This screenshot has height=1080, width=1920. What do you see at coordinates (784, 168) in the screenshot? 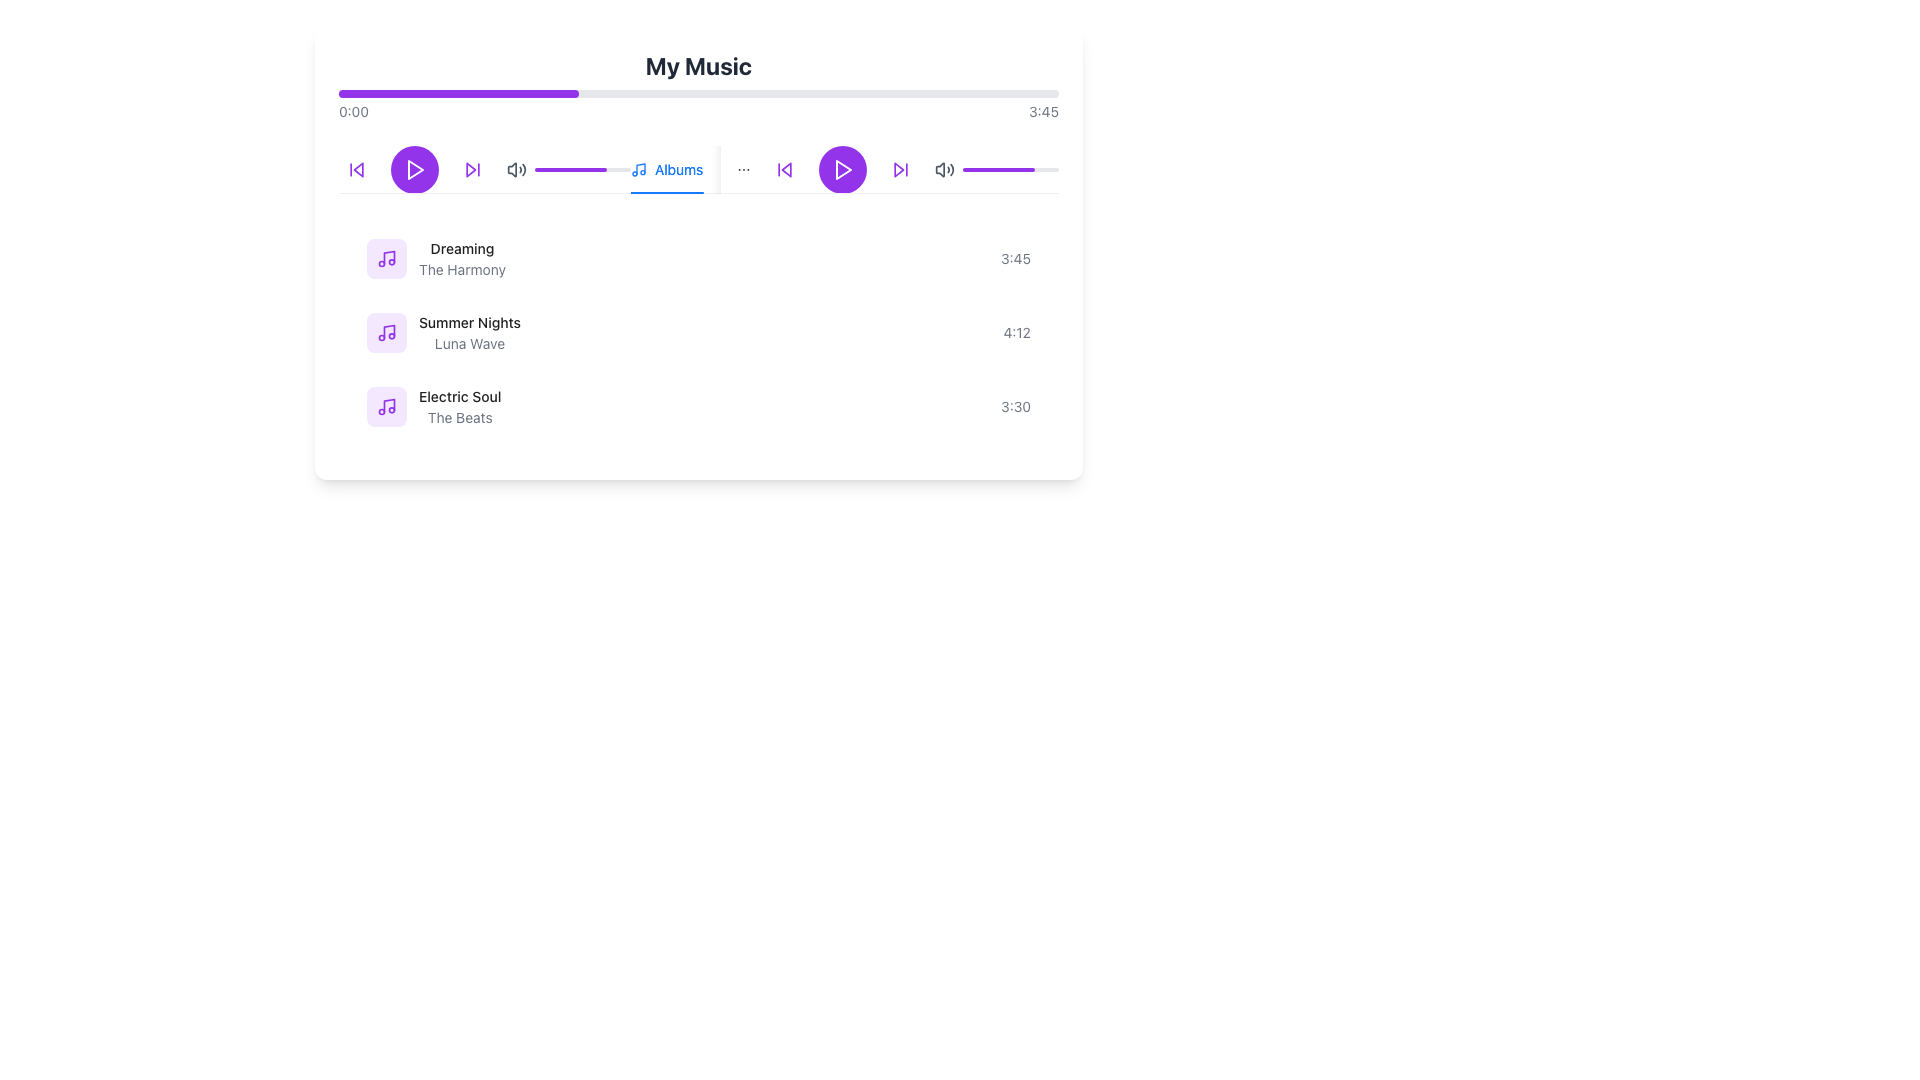
I see `the circular skip button with a left-facing triangle and vertical line icon` at bounding box center [784, 168].